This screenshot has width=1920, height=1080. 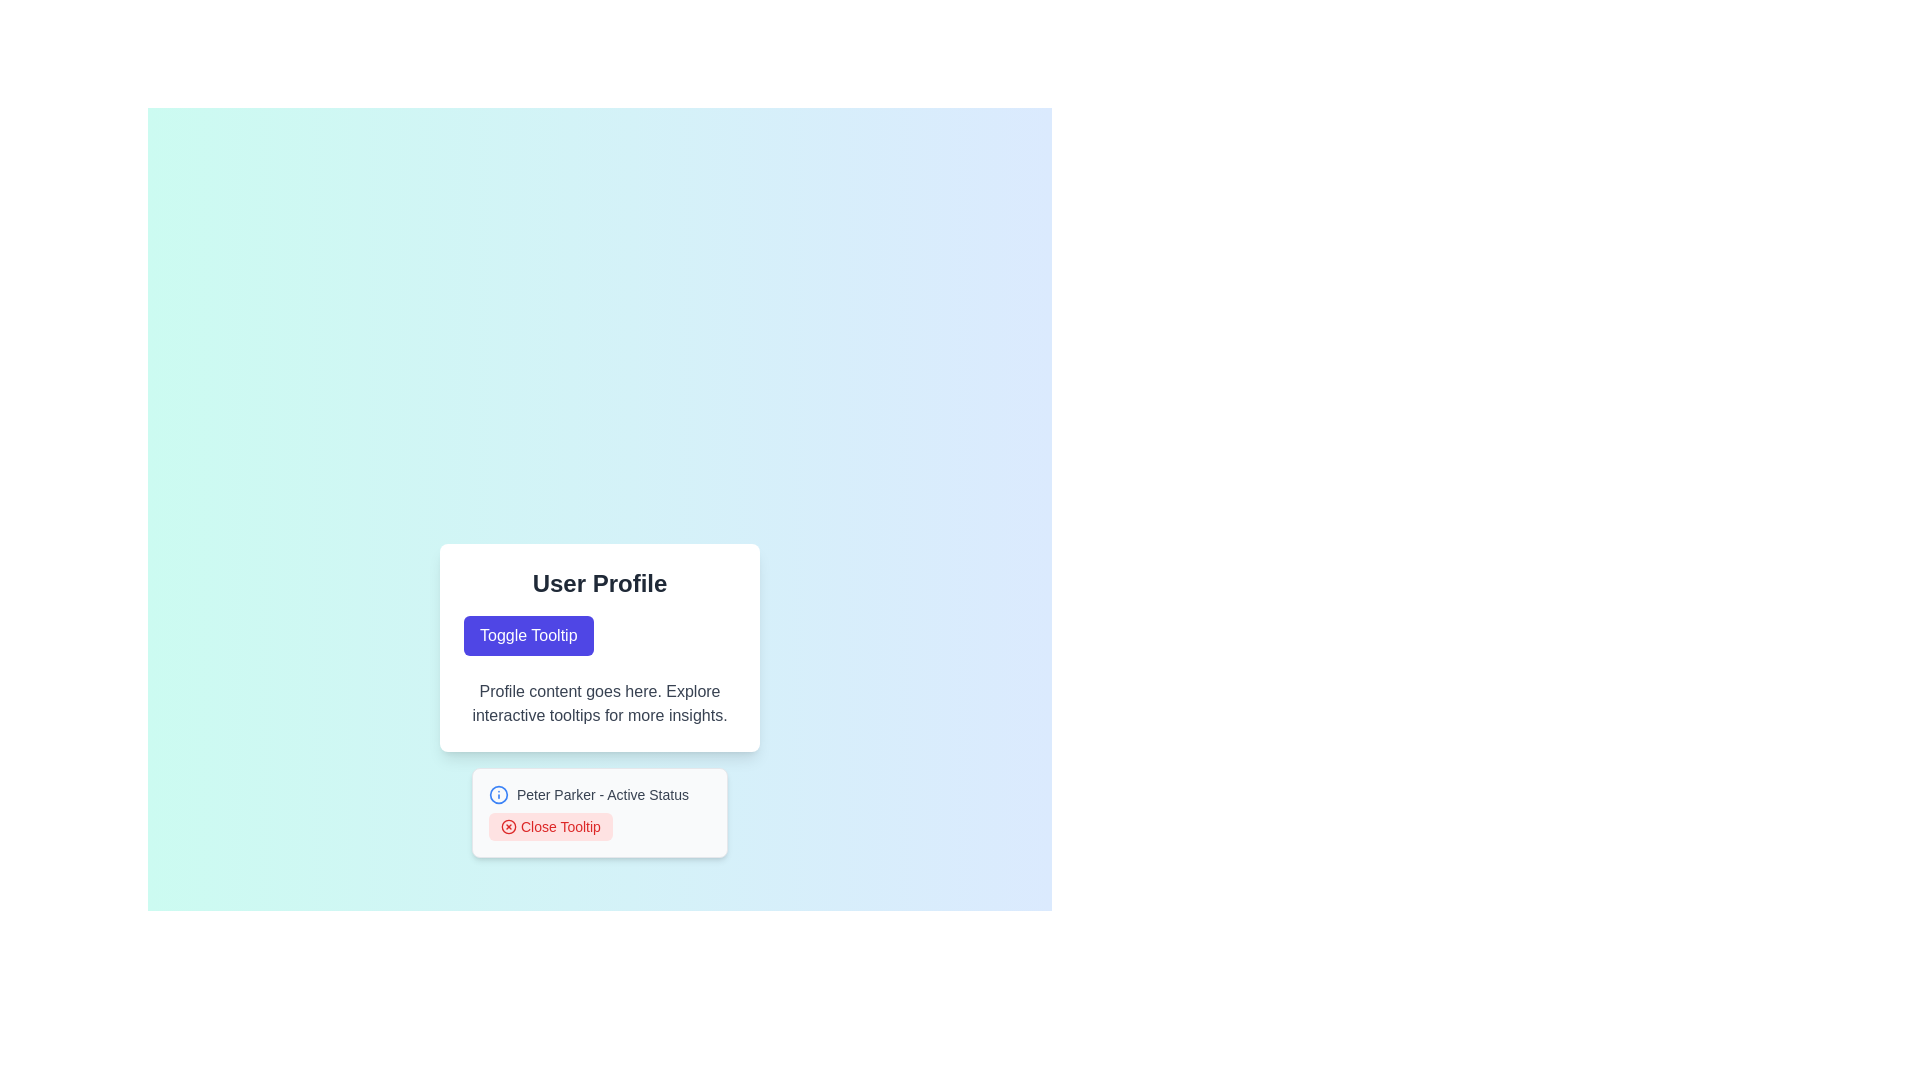 What do you see at coordinates (551, 826) in the screenshot?
I see `the 'Close Tooltip' button` at bounding box center [551, 826].